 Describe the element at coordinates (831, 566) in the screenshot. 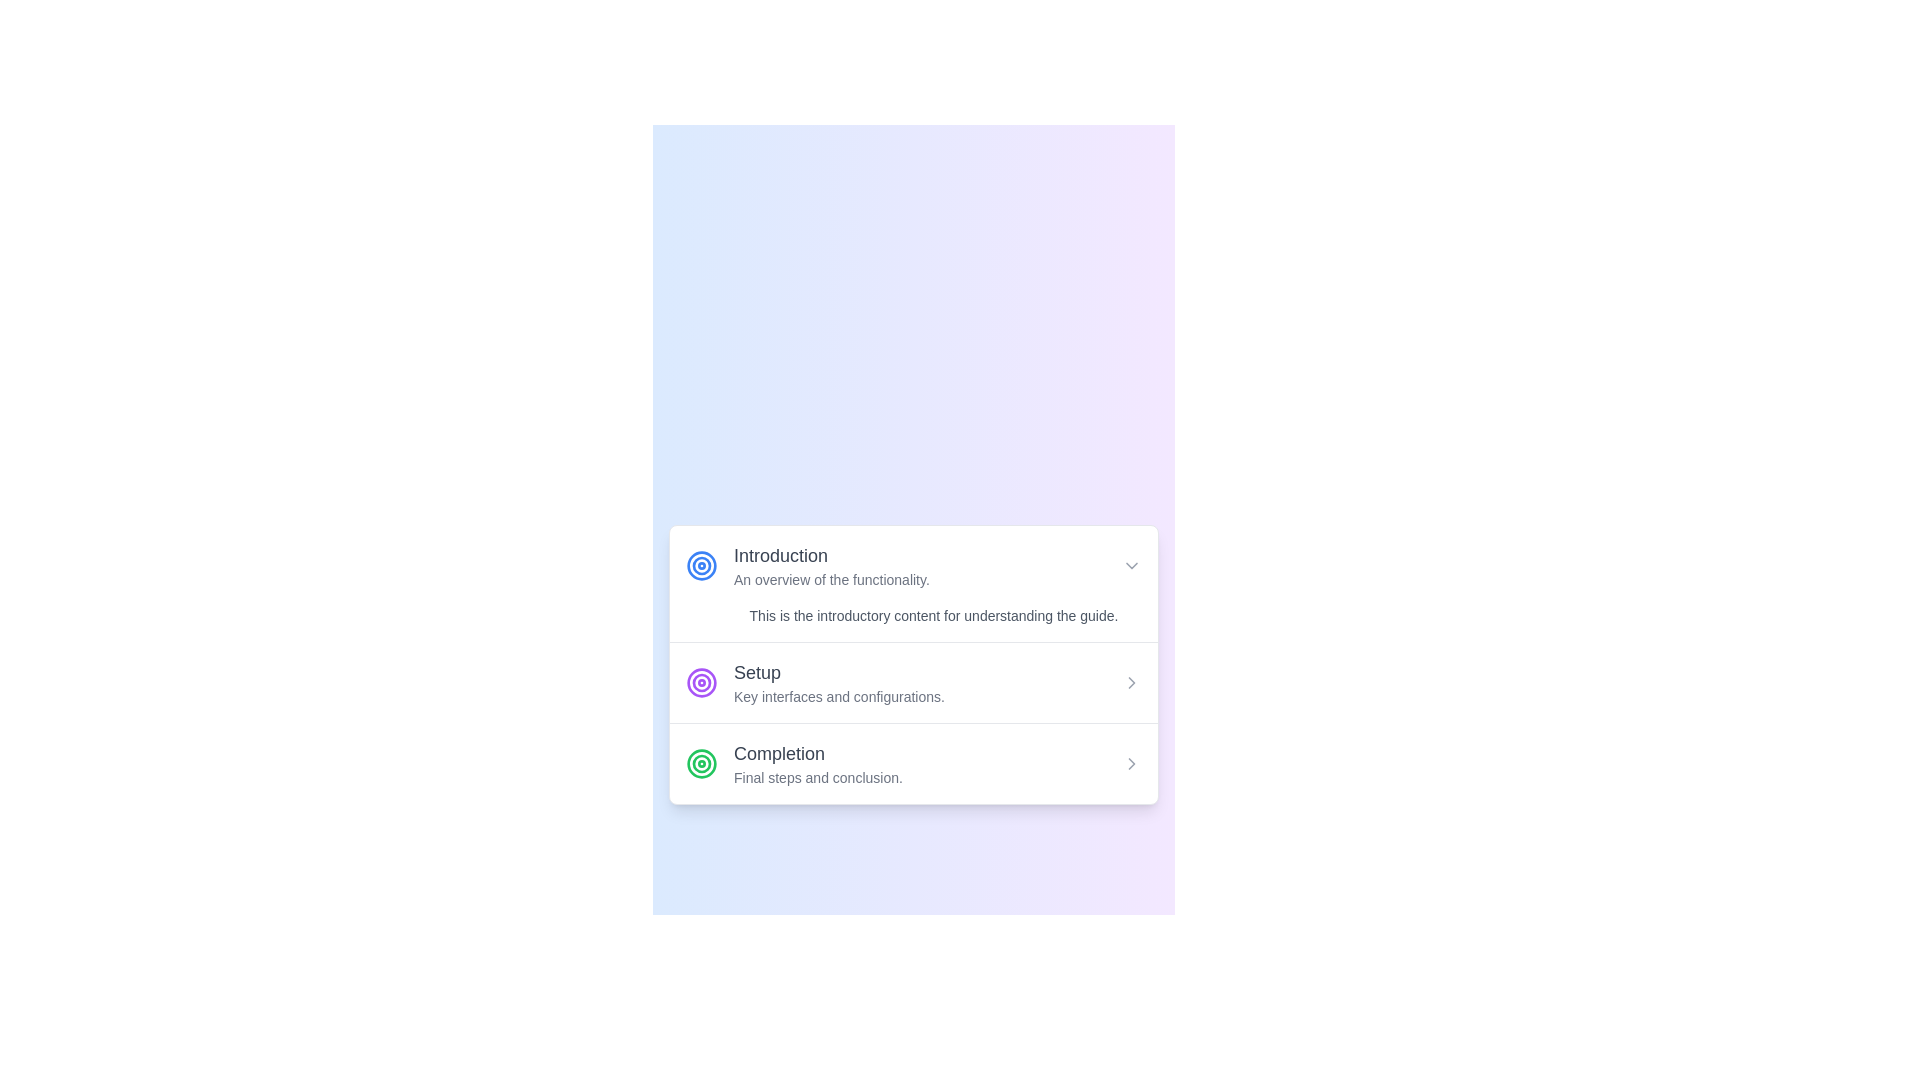

I see `the Text Block that contains the bold 'Introduction' and the gray 'An overview of the functionality' text, located in the top section of the list next to a circular target-like icon` at that location.